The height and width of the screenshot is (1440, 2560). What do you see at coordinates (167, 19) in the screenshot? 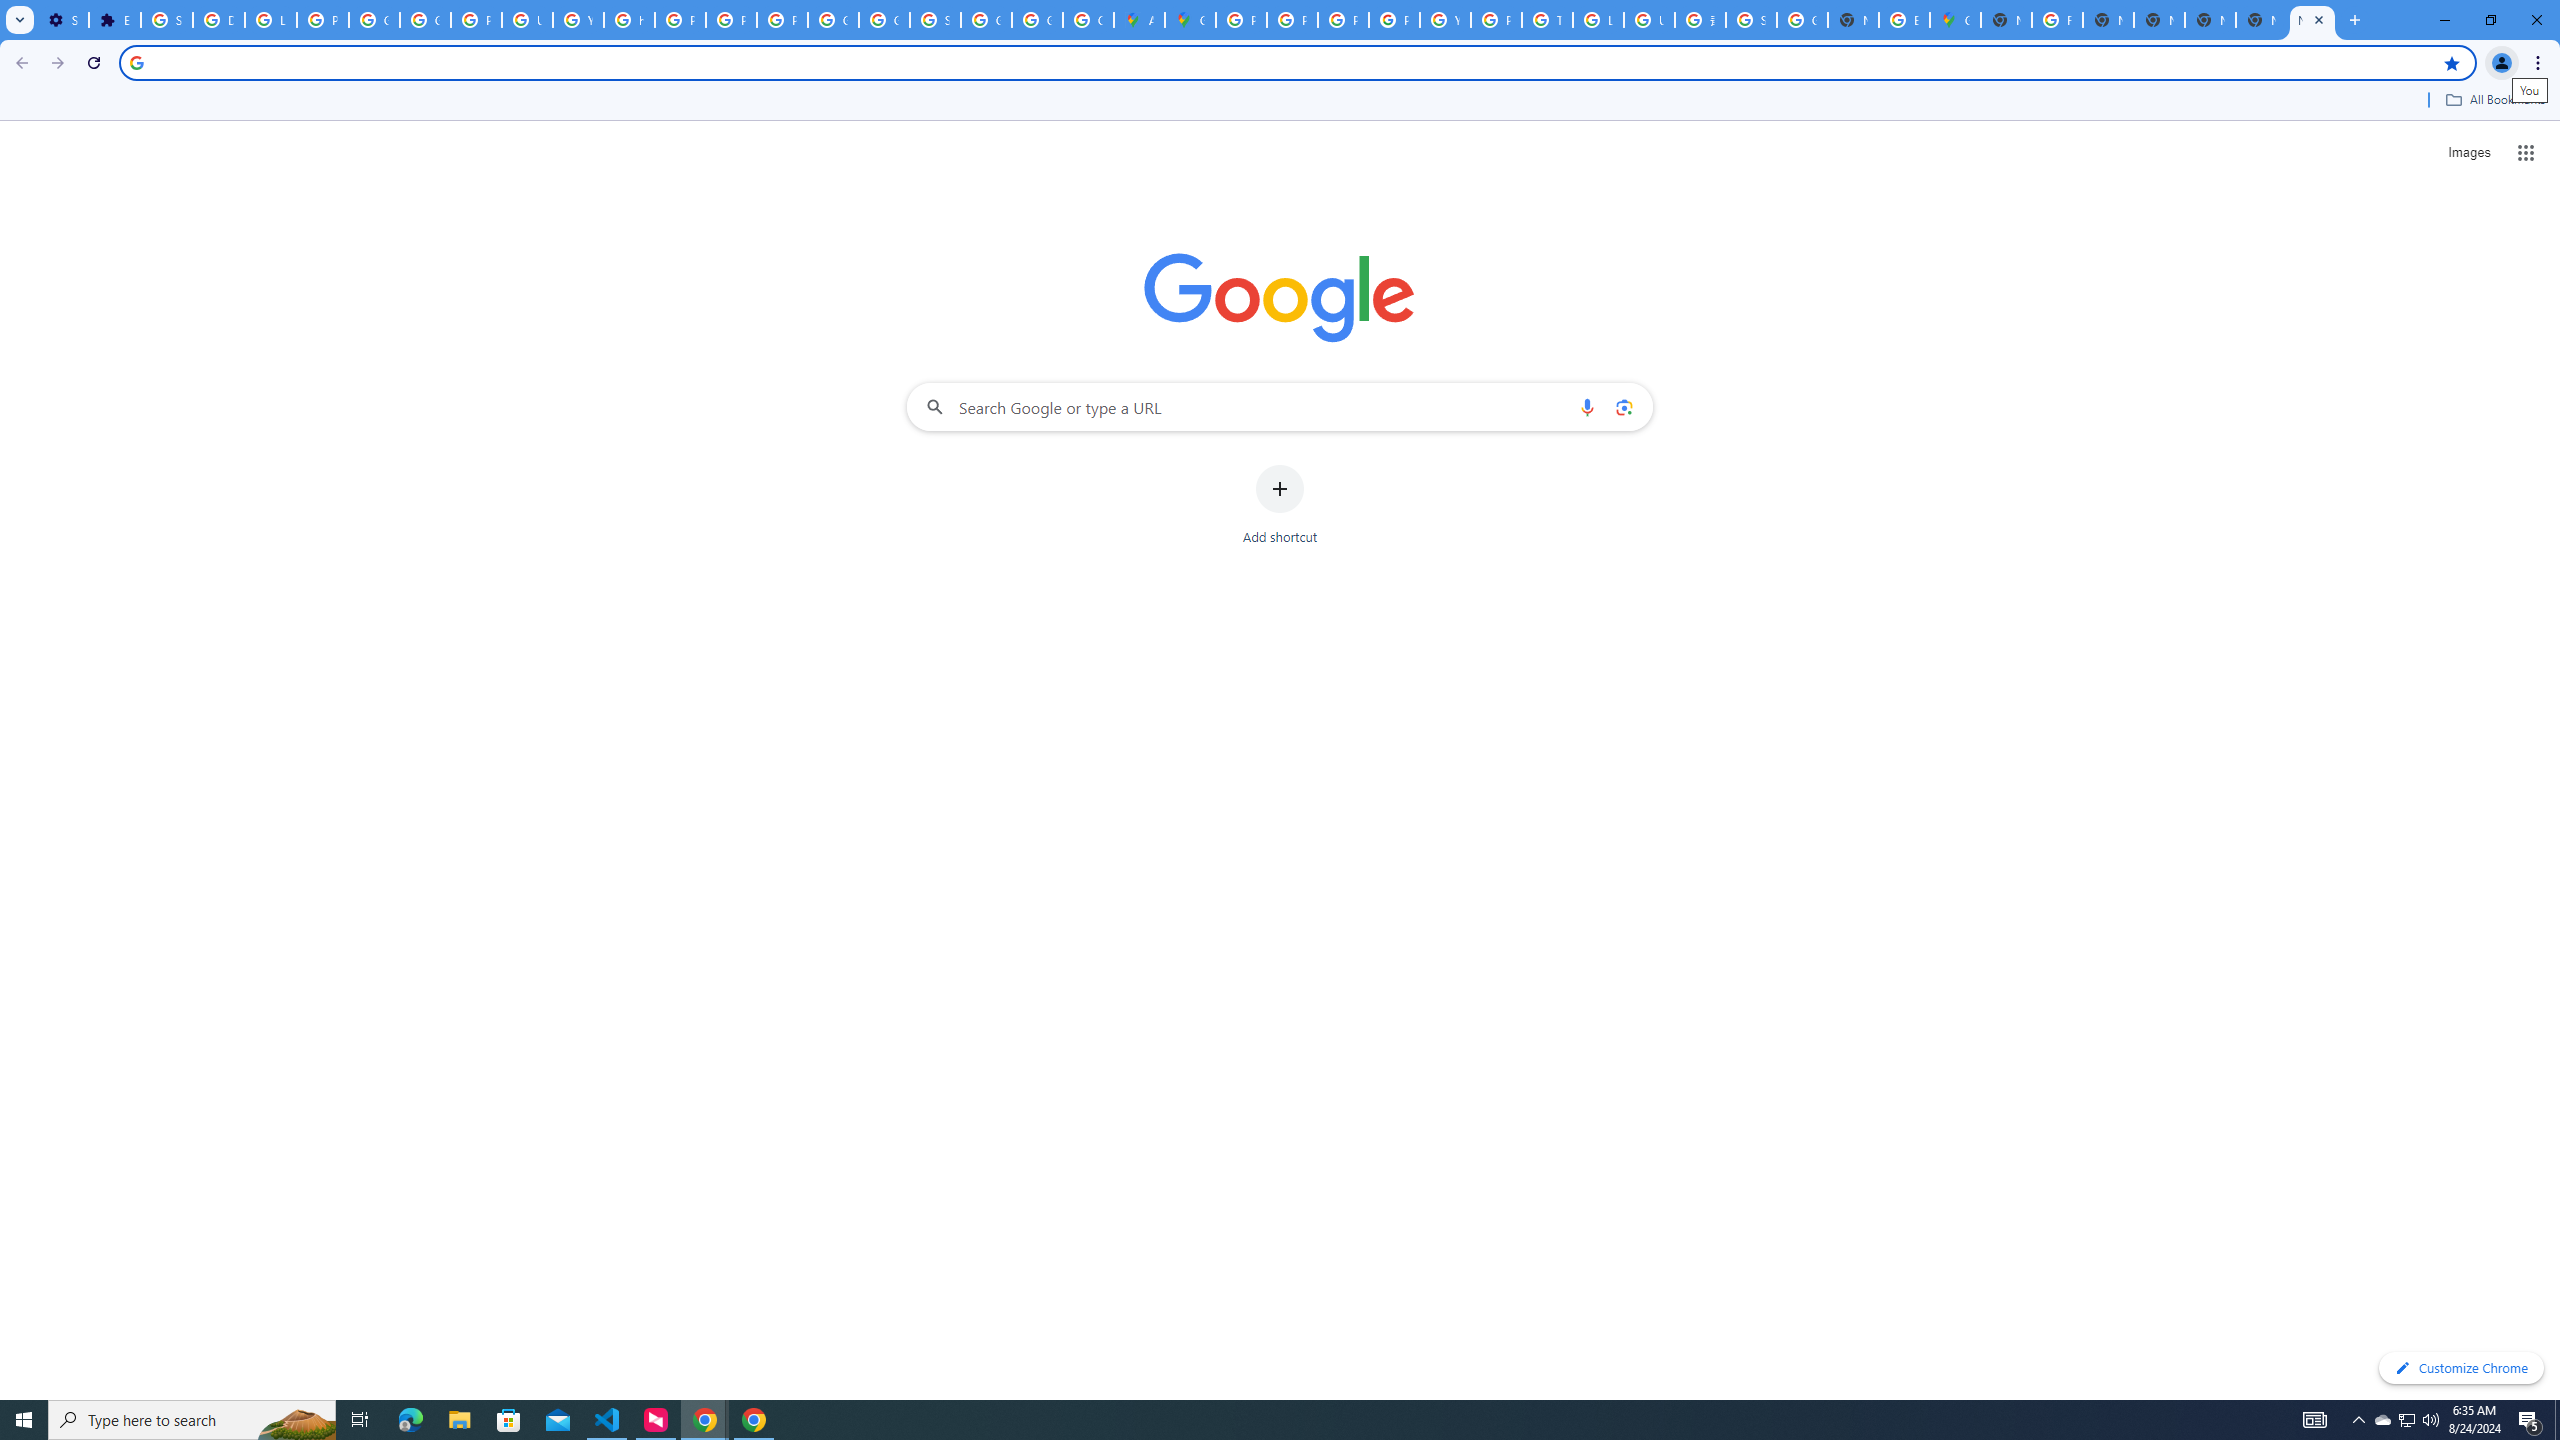
I see `'Sign in - Google Accounts'` at bounding box center [167, 19].